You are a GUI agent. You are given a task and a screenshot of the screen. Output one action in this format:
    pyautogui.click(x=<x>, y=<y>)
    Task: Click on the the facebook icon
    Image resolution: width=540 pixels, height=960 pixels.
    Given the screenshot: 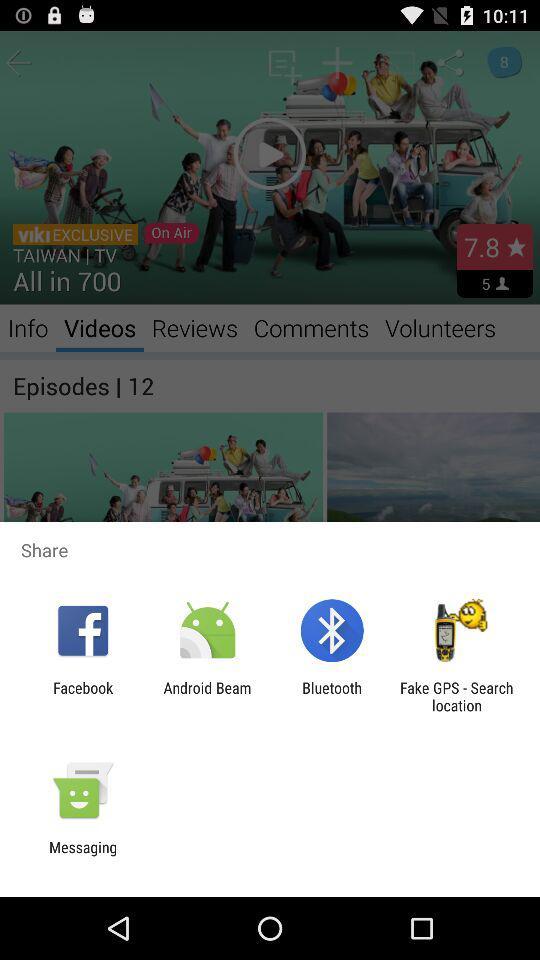 What is the action you would take?
    pyautogui.click(x=82, y=696)
    